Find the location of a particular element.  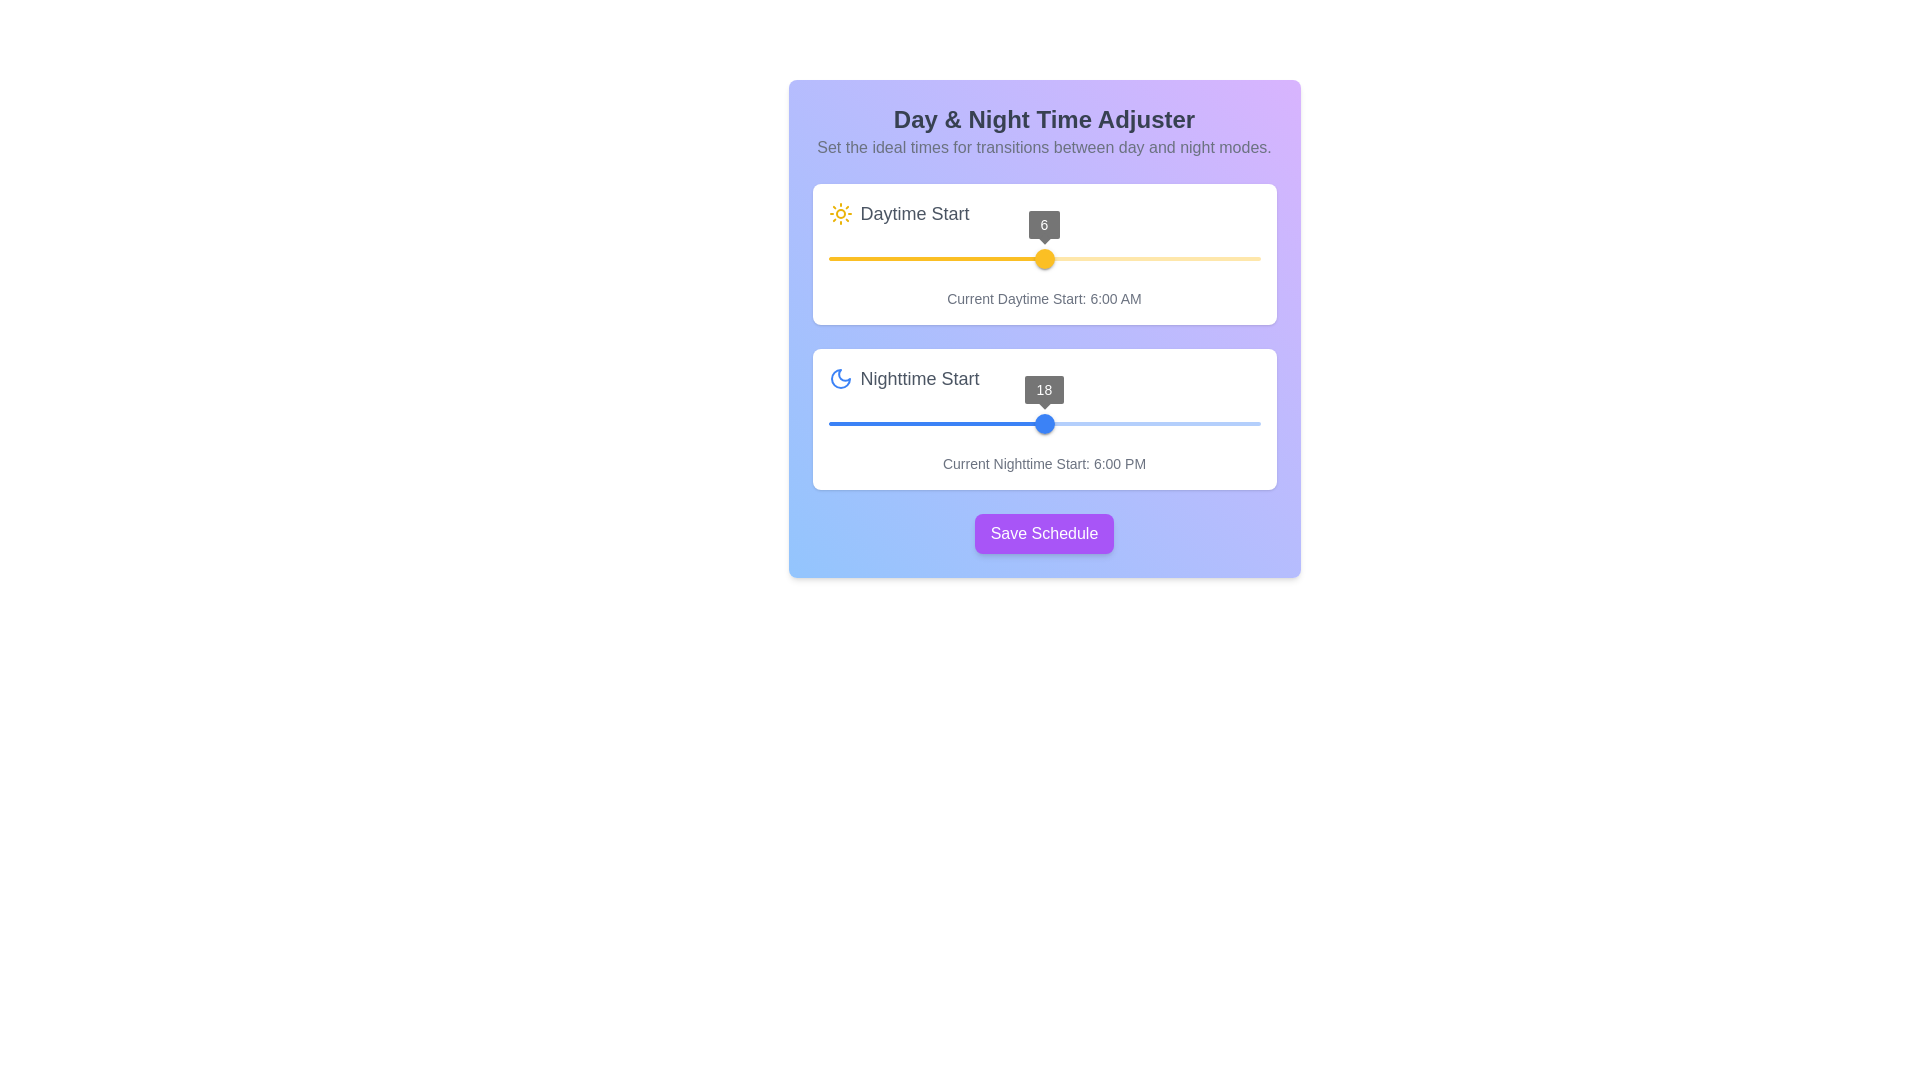

the nighttime start hour is located at coordinates (1166, 400).